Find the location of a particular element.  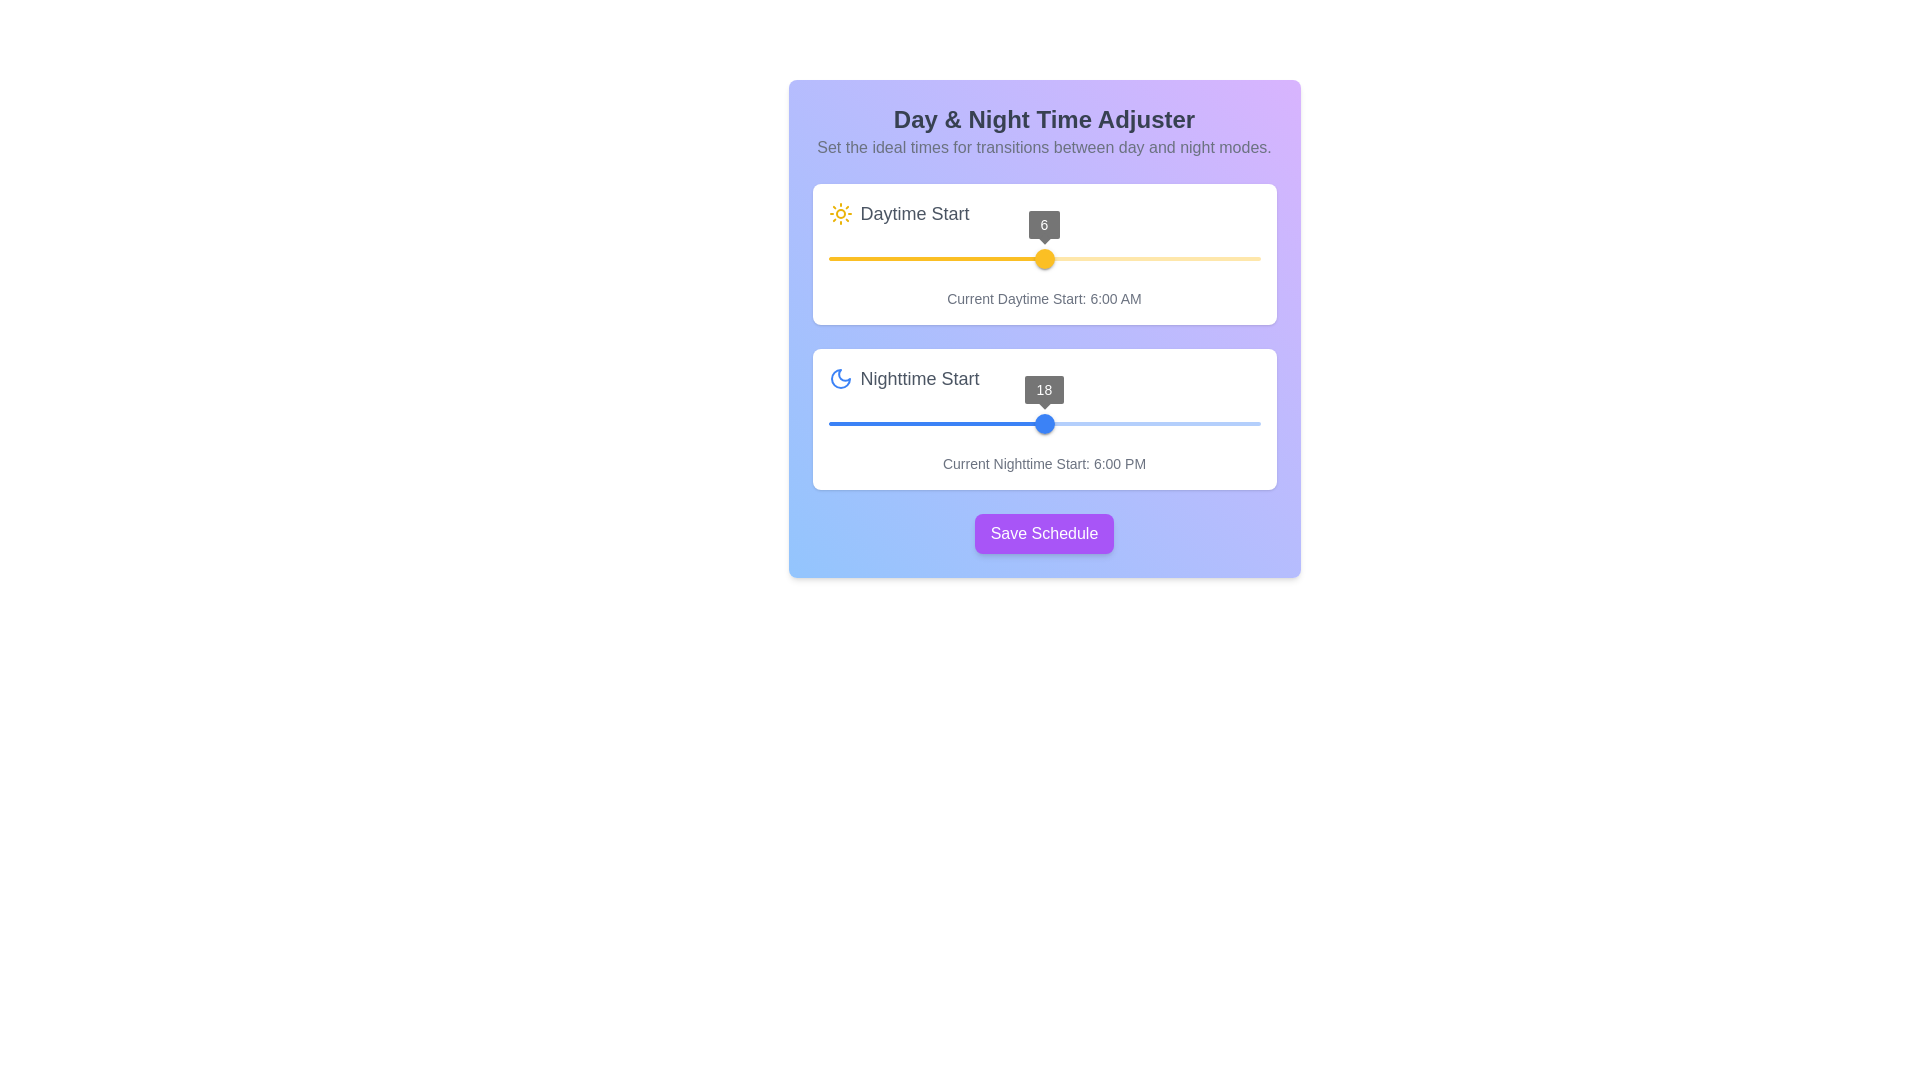

the nighttime start hour is located at coordinates (1166, 400).